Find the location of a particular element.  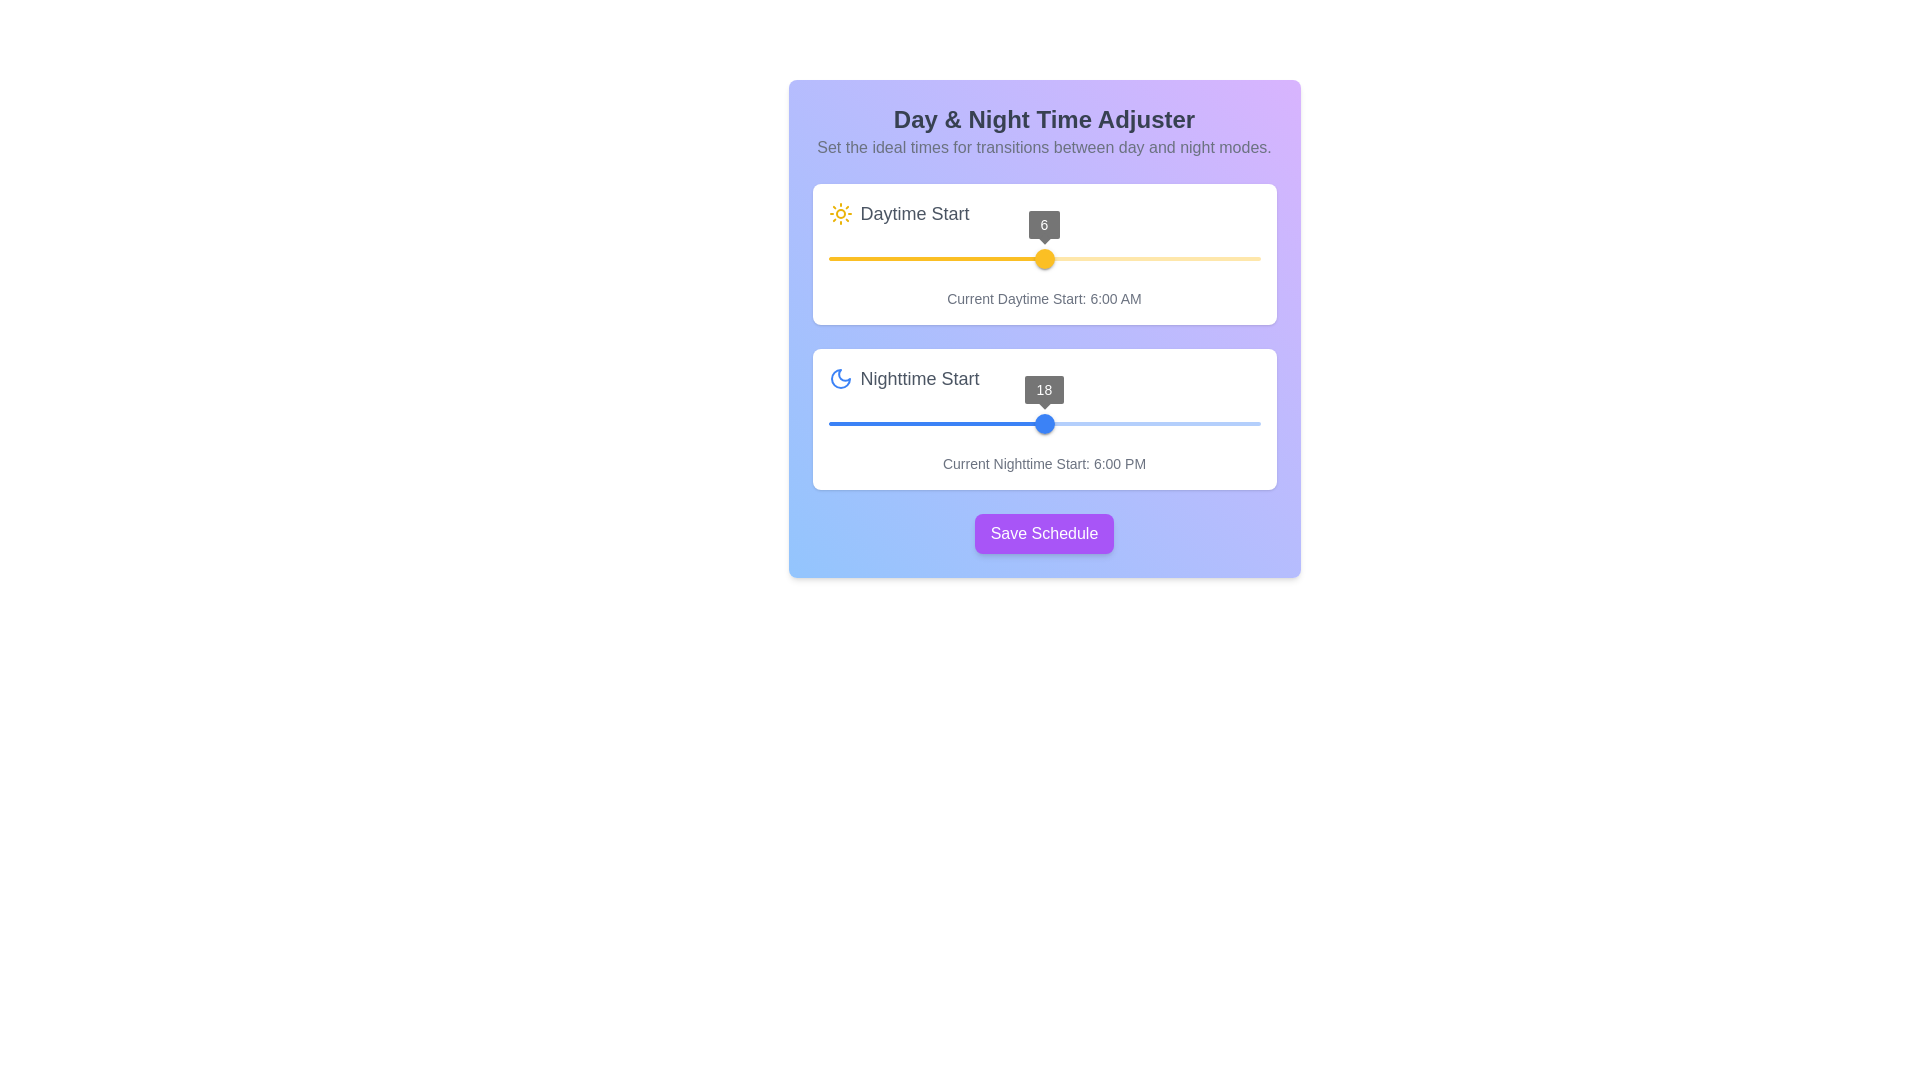

the nighttime start hour is located at coordinates (1166, 400).